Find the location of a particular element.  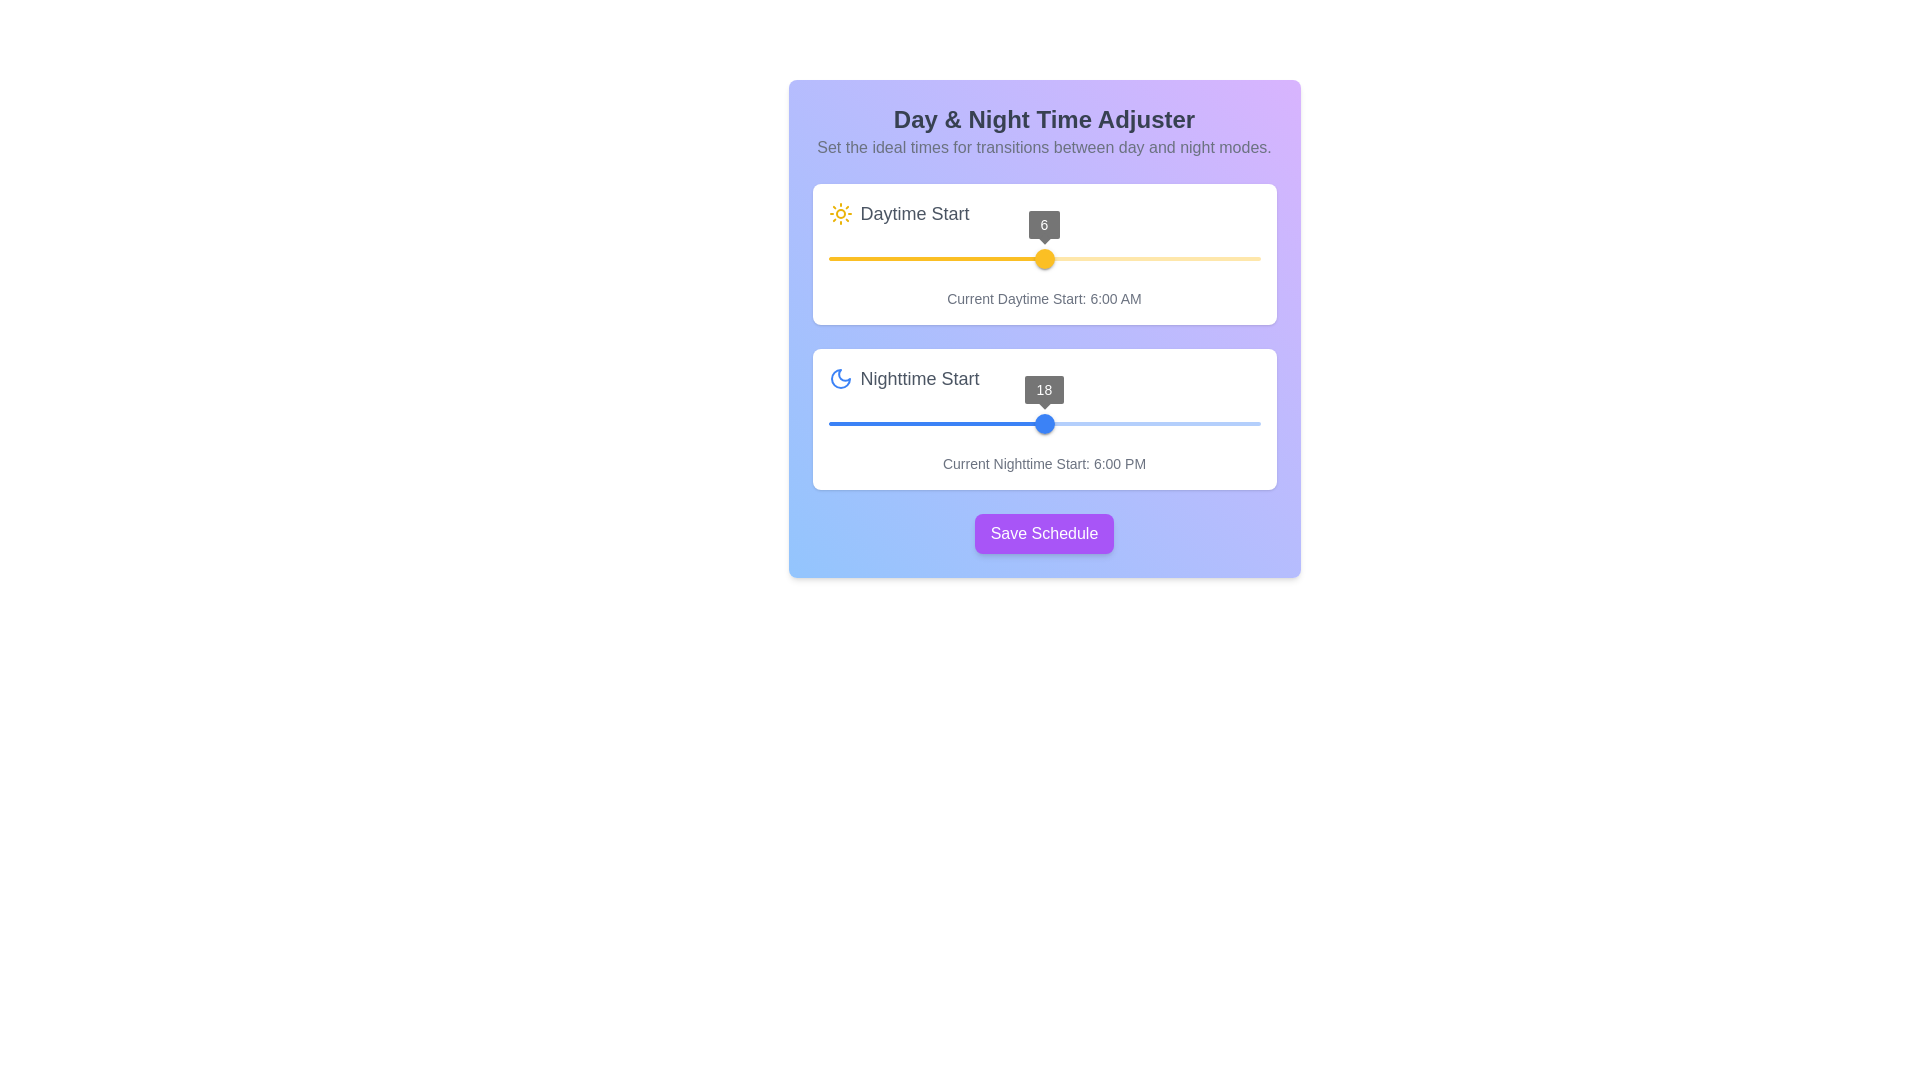

the nighttime start hour is located at coordinates (1166, 400).